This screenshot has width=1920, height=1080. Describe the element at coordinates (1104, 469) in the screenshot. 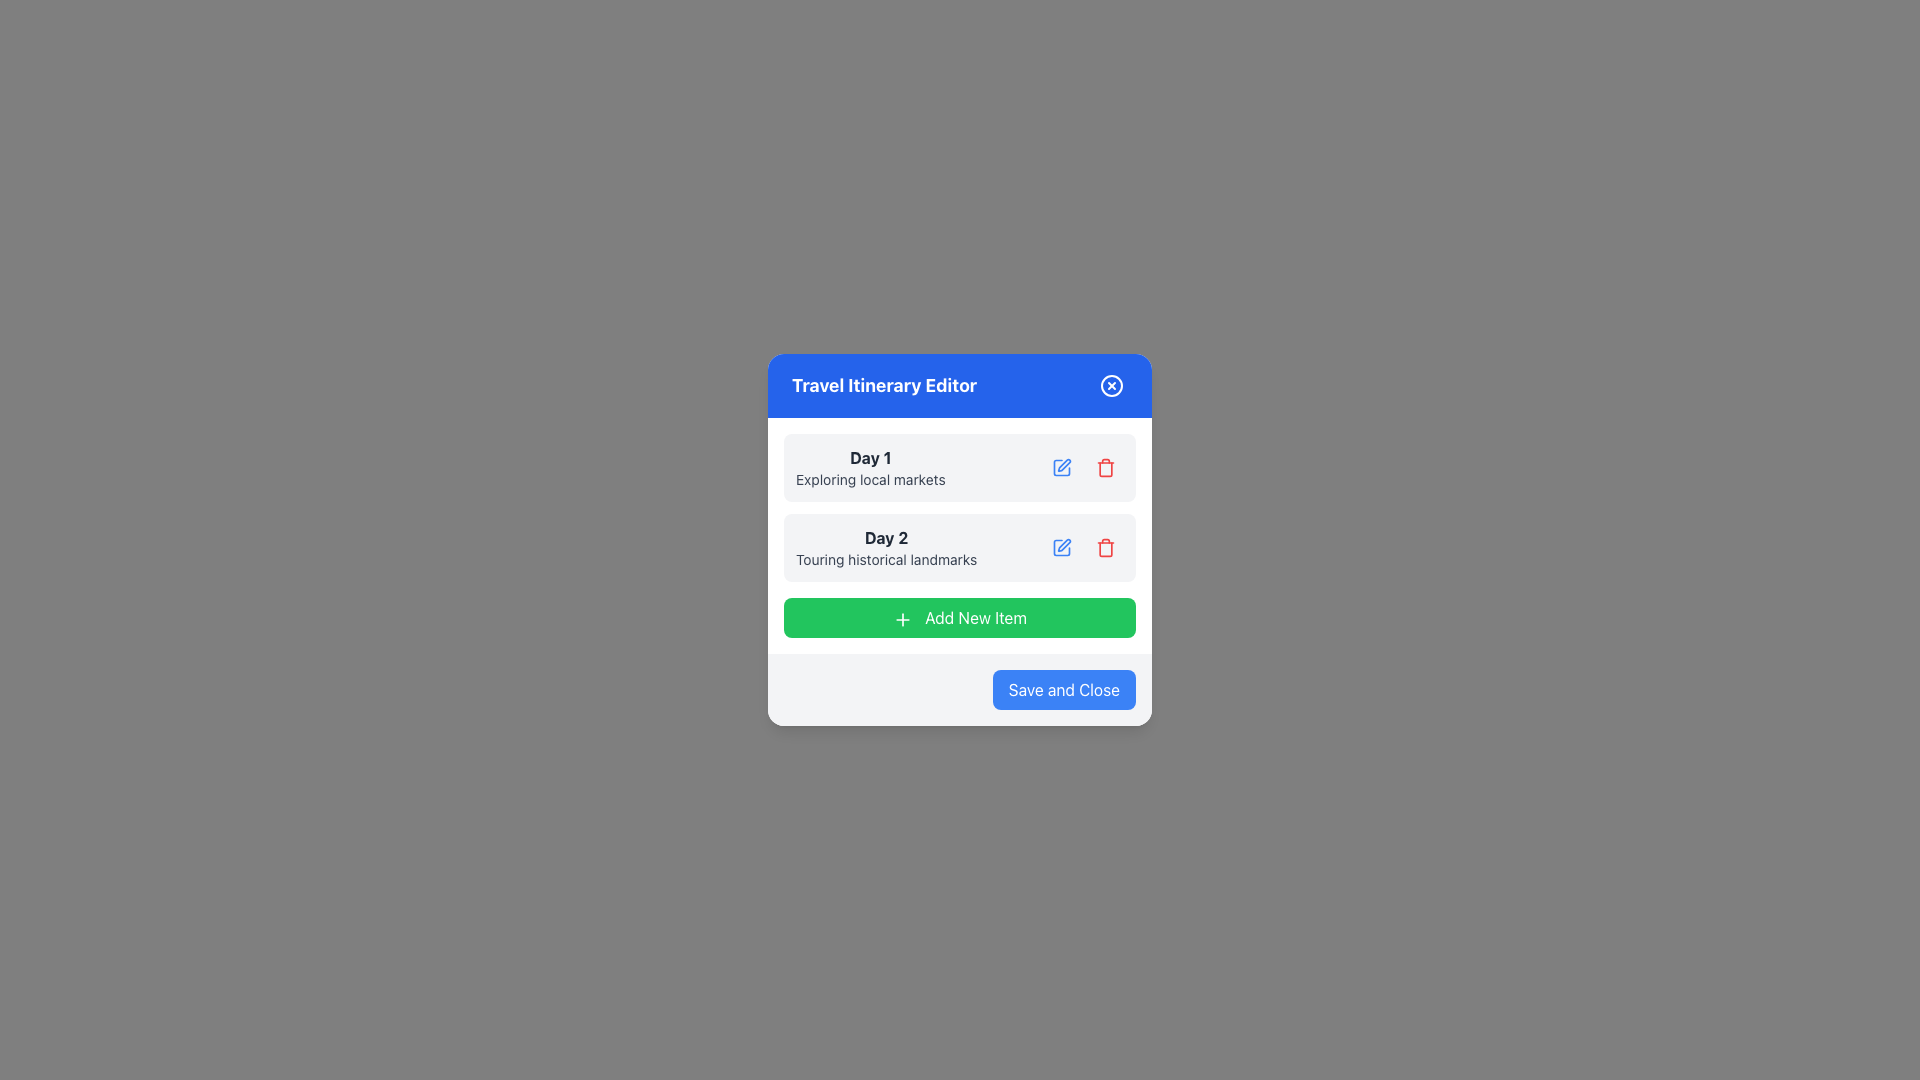

I see `the red trash can icon representing deletion functionality located to the far right of the row for 'Day 2: Touring historical landmarks'` at that location.